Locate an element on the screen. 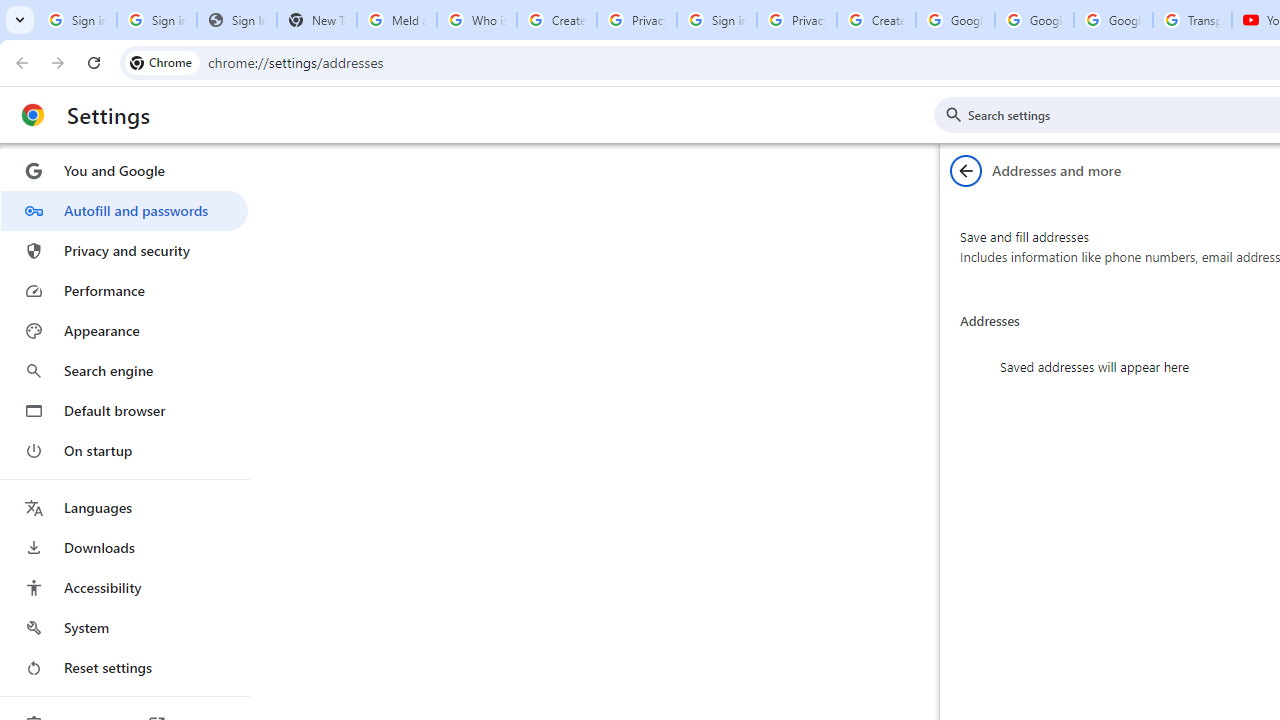 This screenshot has height=720, width=1280. 'Languages' is located at coordinates (123, 506).